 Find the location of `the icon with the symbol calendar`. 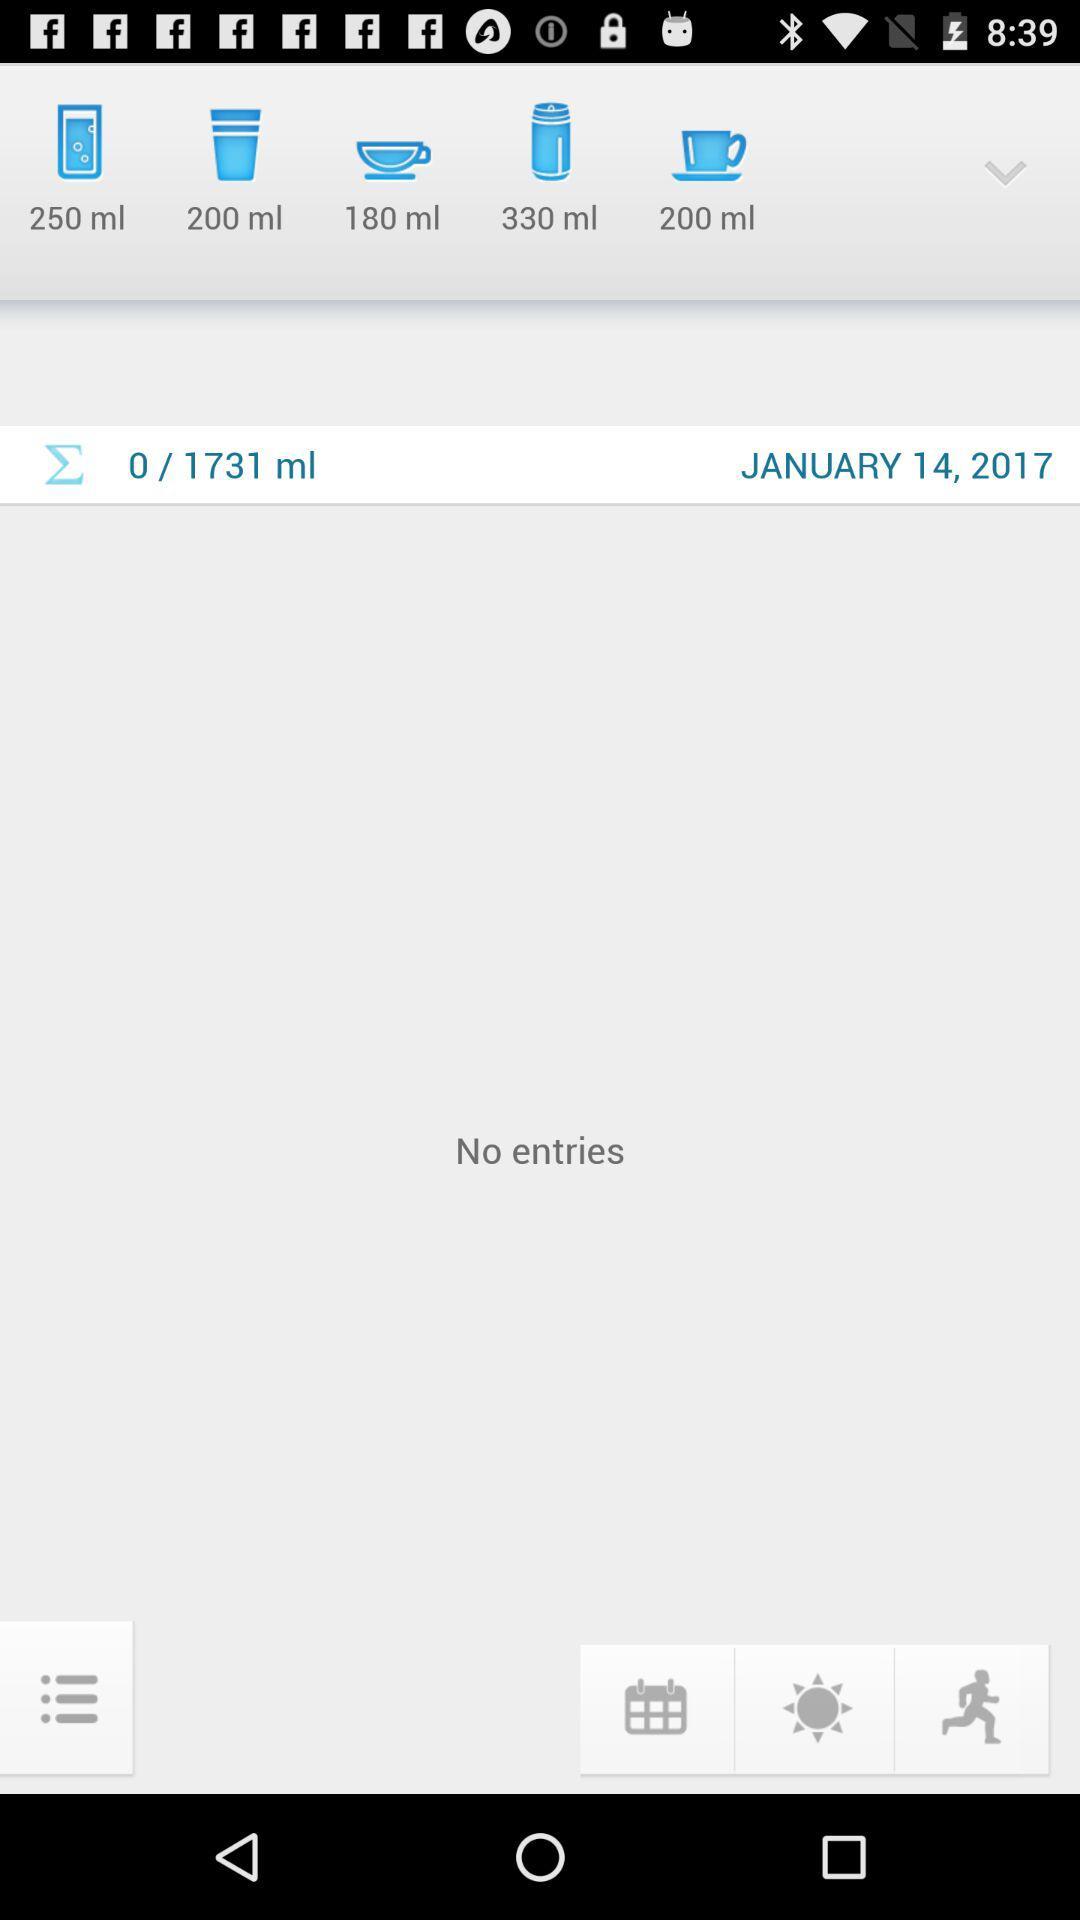

the icon with the symbol calendar is located at coordinates (655, 1706).